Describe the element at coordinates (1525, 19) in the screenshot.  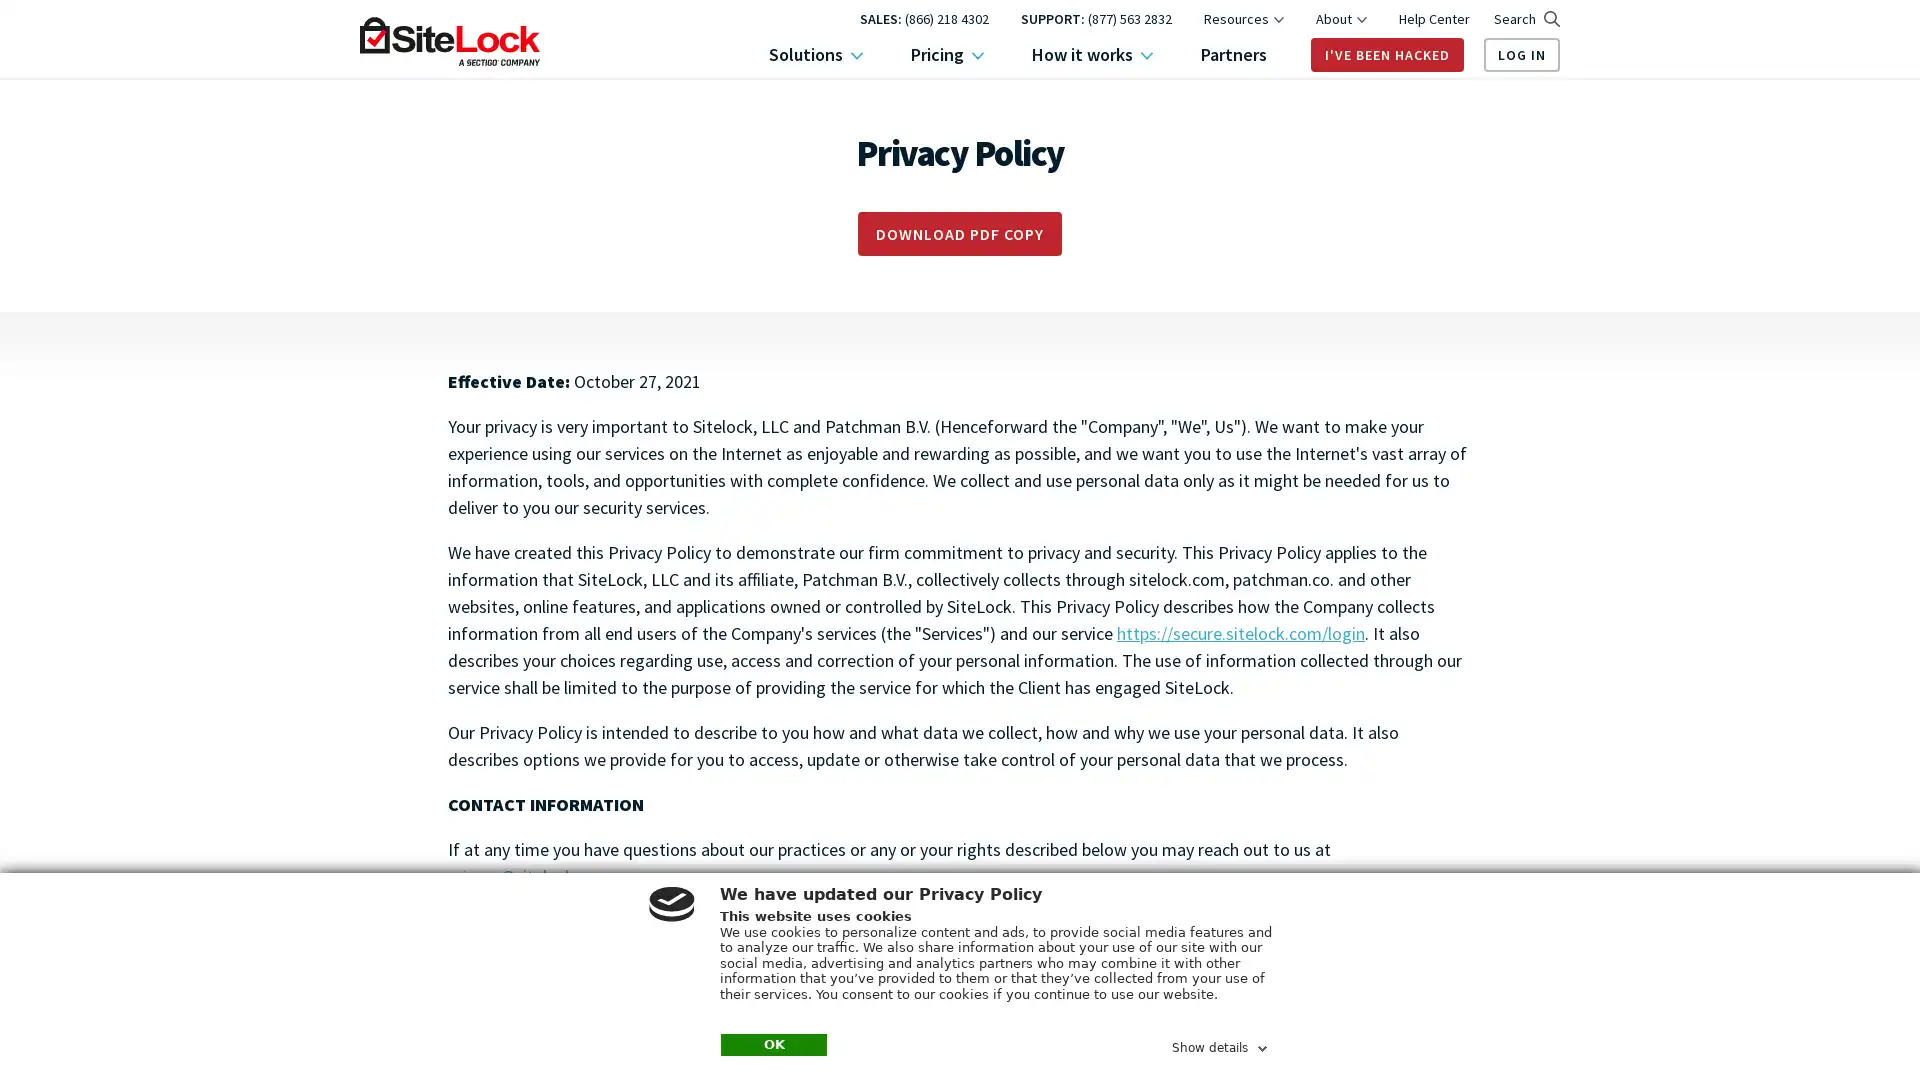
I see `Search` at that location.